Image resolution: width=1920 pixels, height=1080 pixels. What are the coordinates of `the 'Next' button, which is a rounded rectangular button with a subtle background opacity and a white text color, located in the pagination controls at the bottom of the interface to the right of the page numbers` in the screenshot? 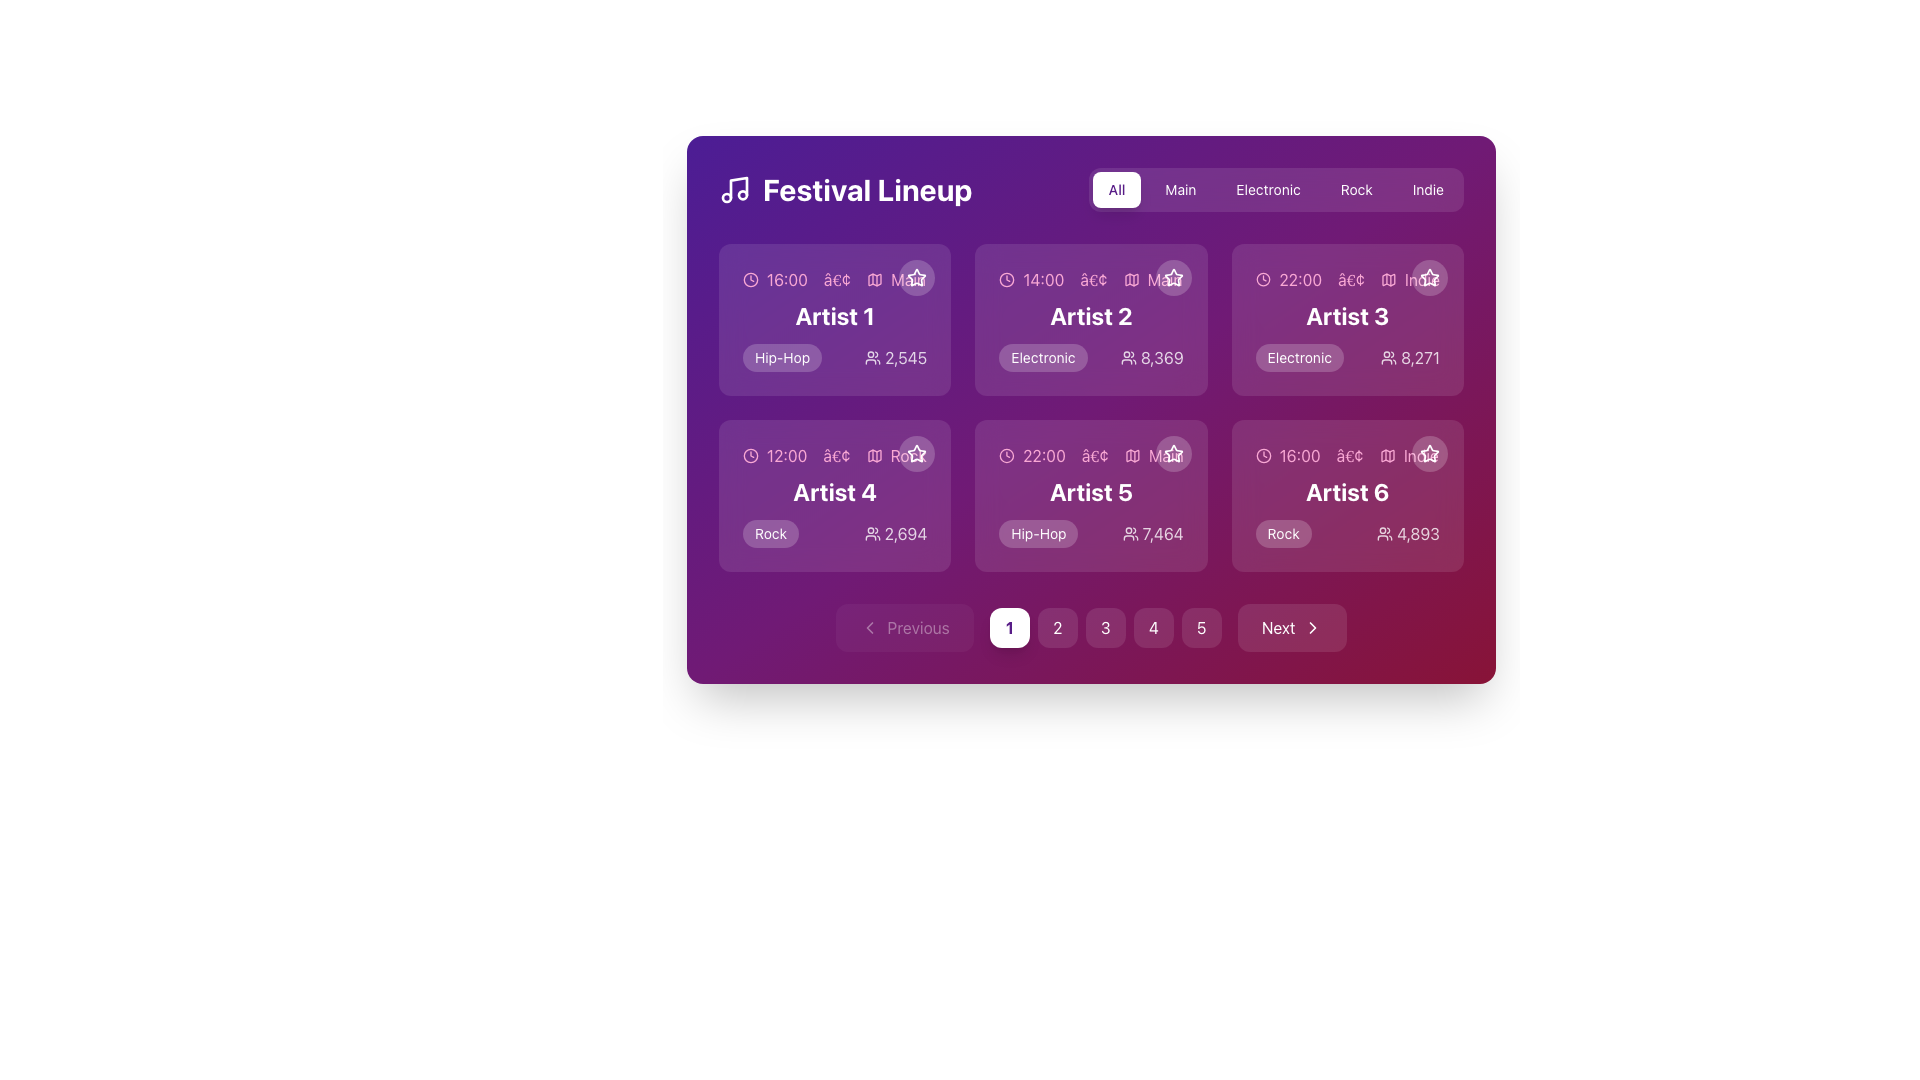 It's located at (1292, 627).